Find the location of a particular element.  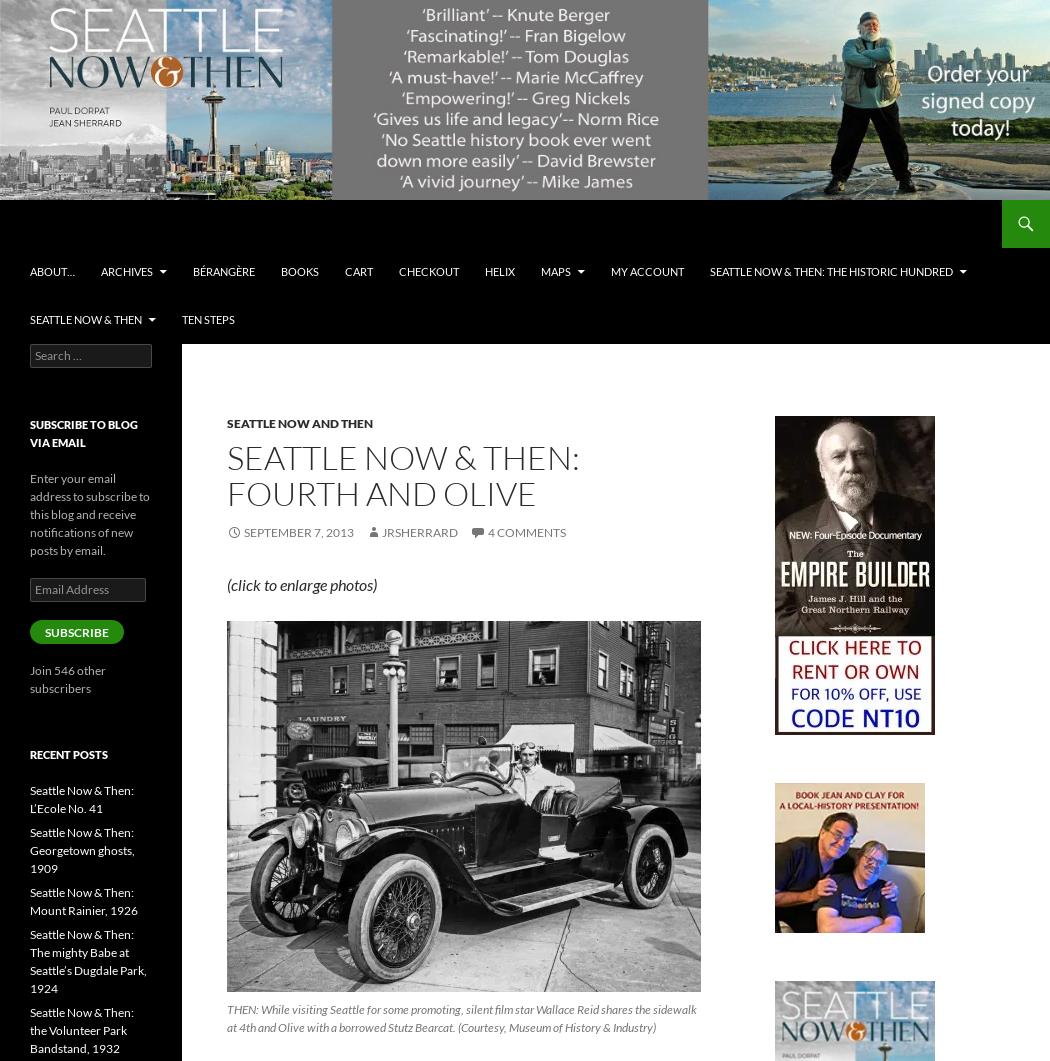

'Recent Posts' is located at coordinates (67, 754).